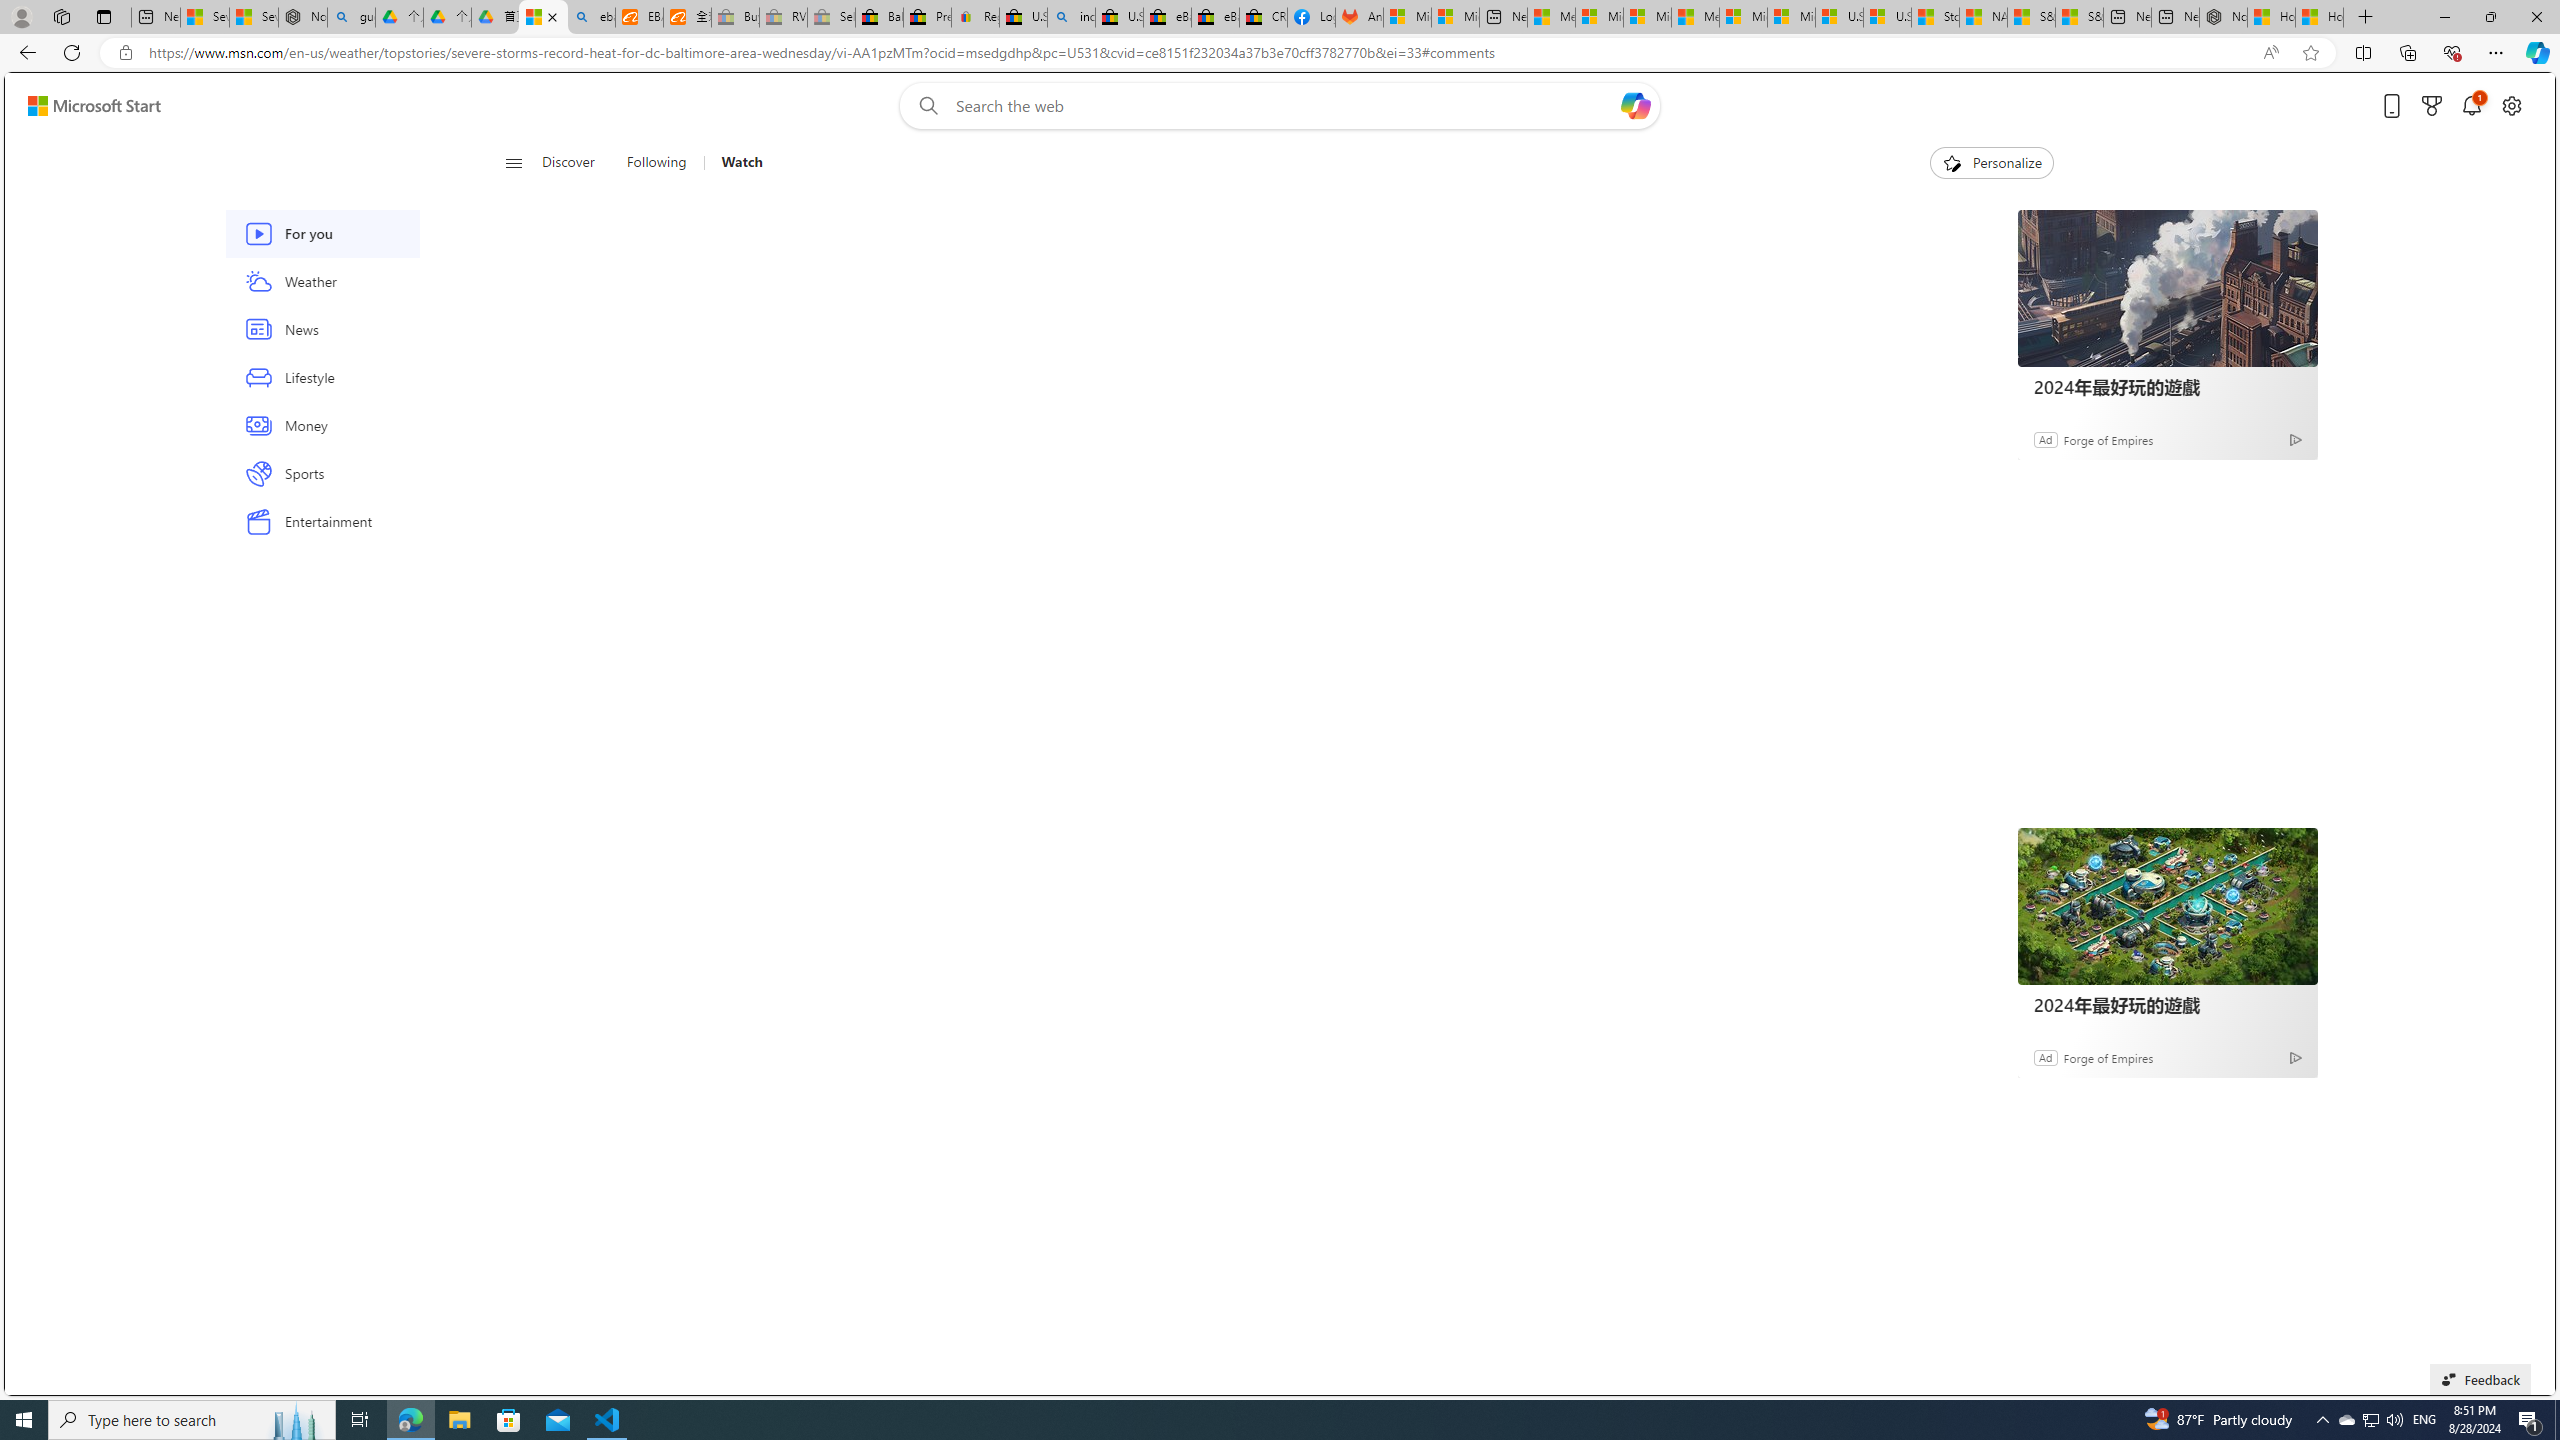  What do you see at coordinates (1990, 162) in the screenshot?
I see `'Personalize'` at bounding box center [1990, 162].